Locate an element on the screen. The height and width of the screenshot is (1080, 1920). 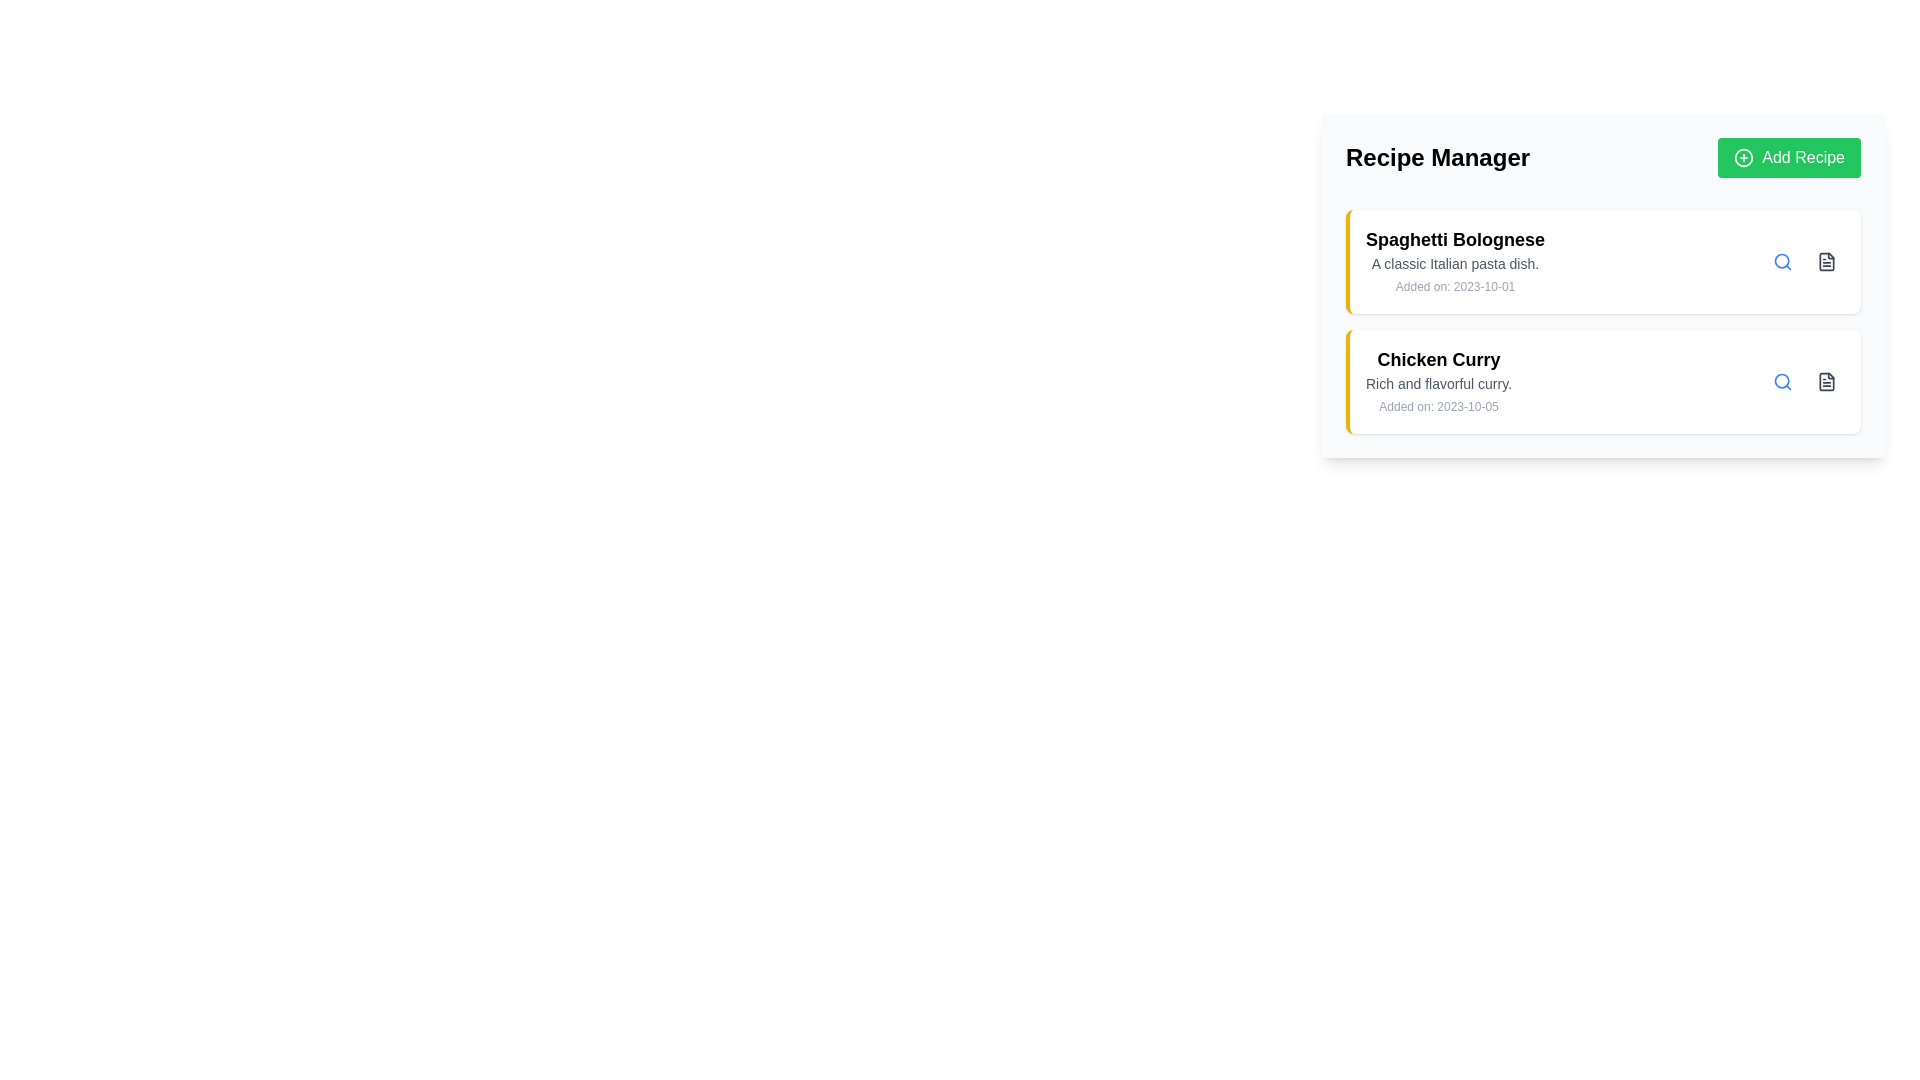
the prominent text element reading 'Spaghetti Bolognese' in the 'Recipe Manager' section to trigger a tooltip or highlight effect is located at coordinates (1455, 238).